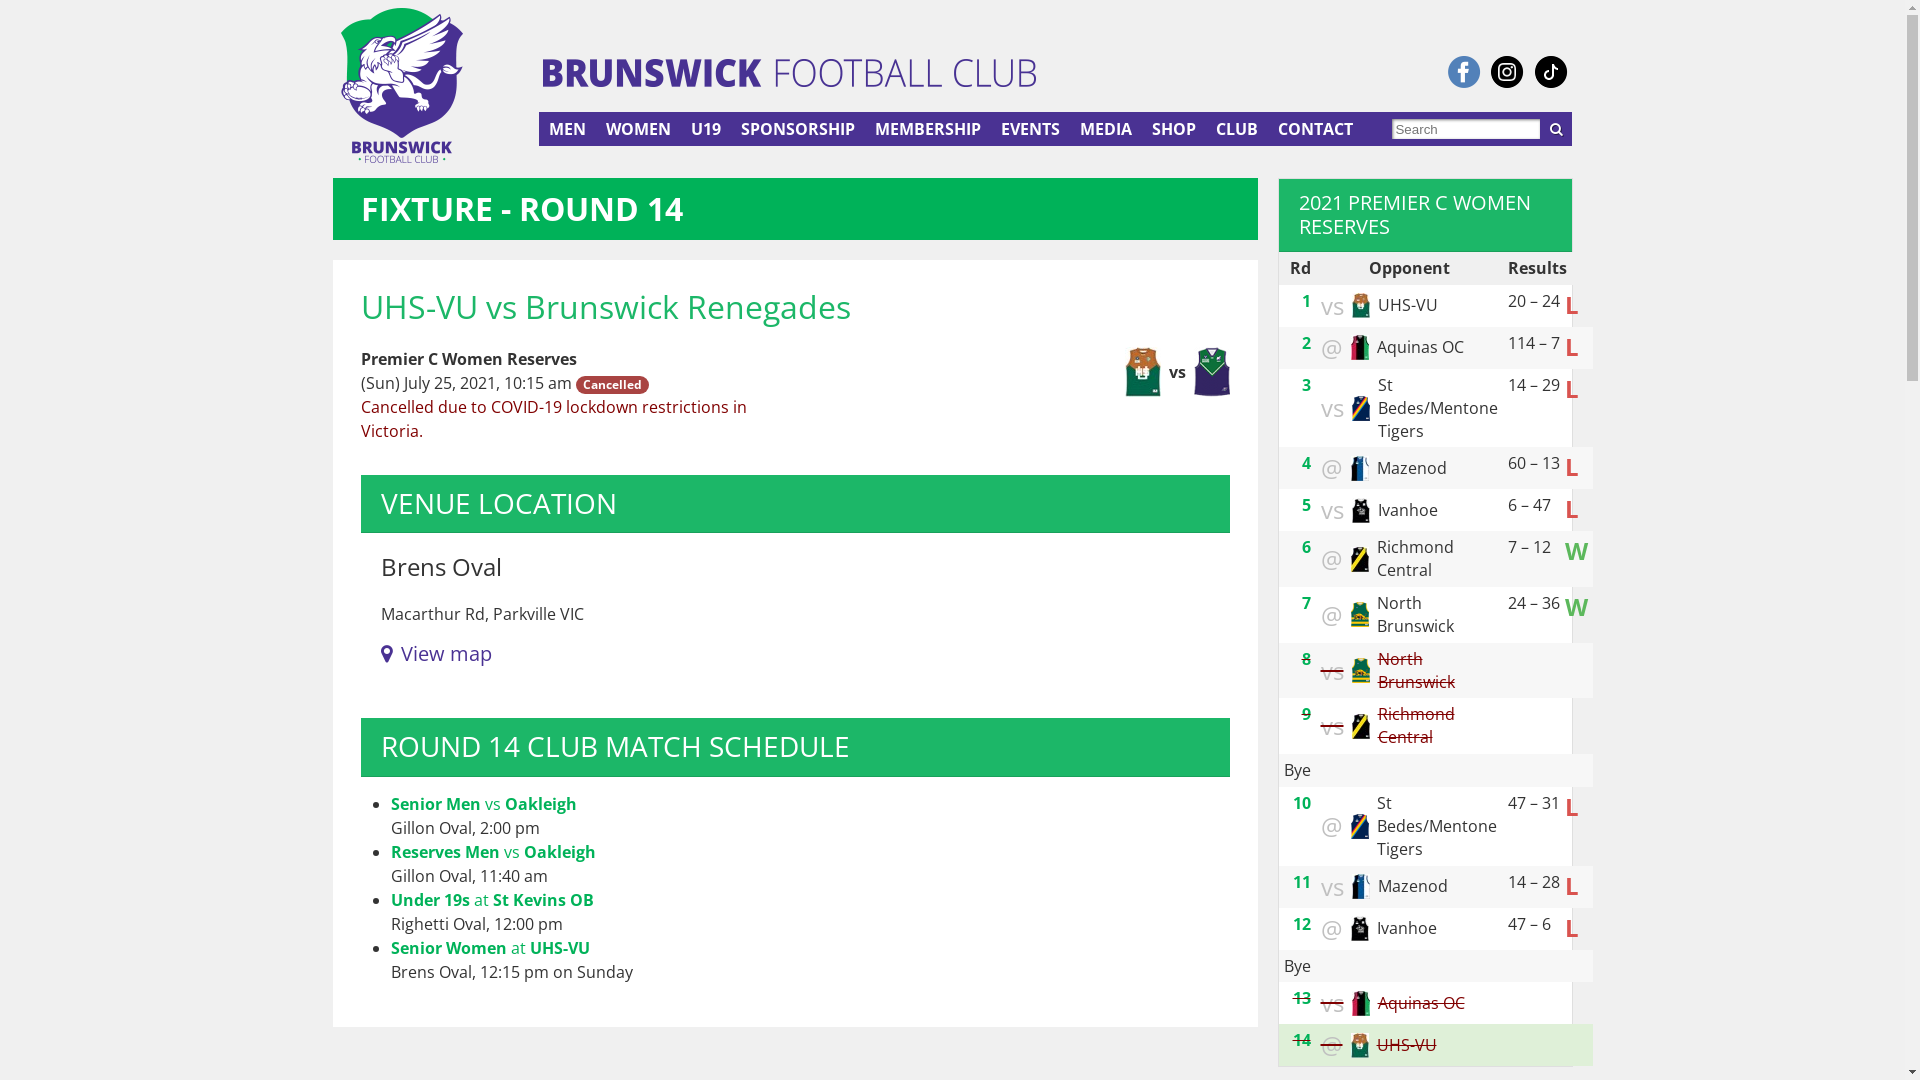  Describe the element at coordinates (1291, 879) in the screenshot. I see `'11'` at that location.